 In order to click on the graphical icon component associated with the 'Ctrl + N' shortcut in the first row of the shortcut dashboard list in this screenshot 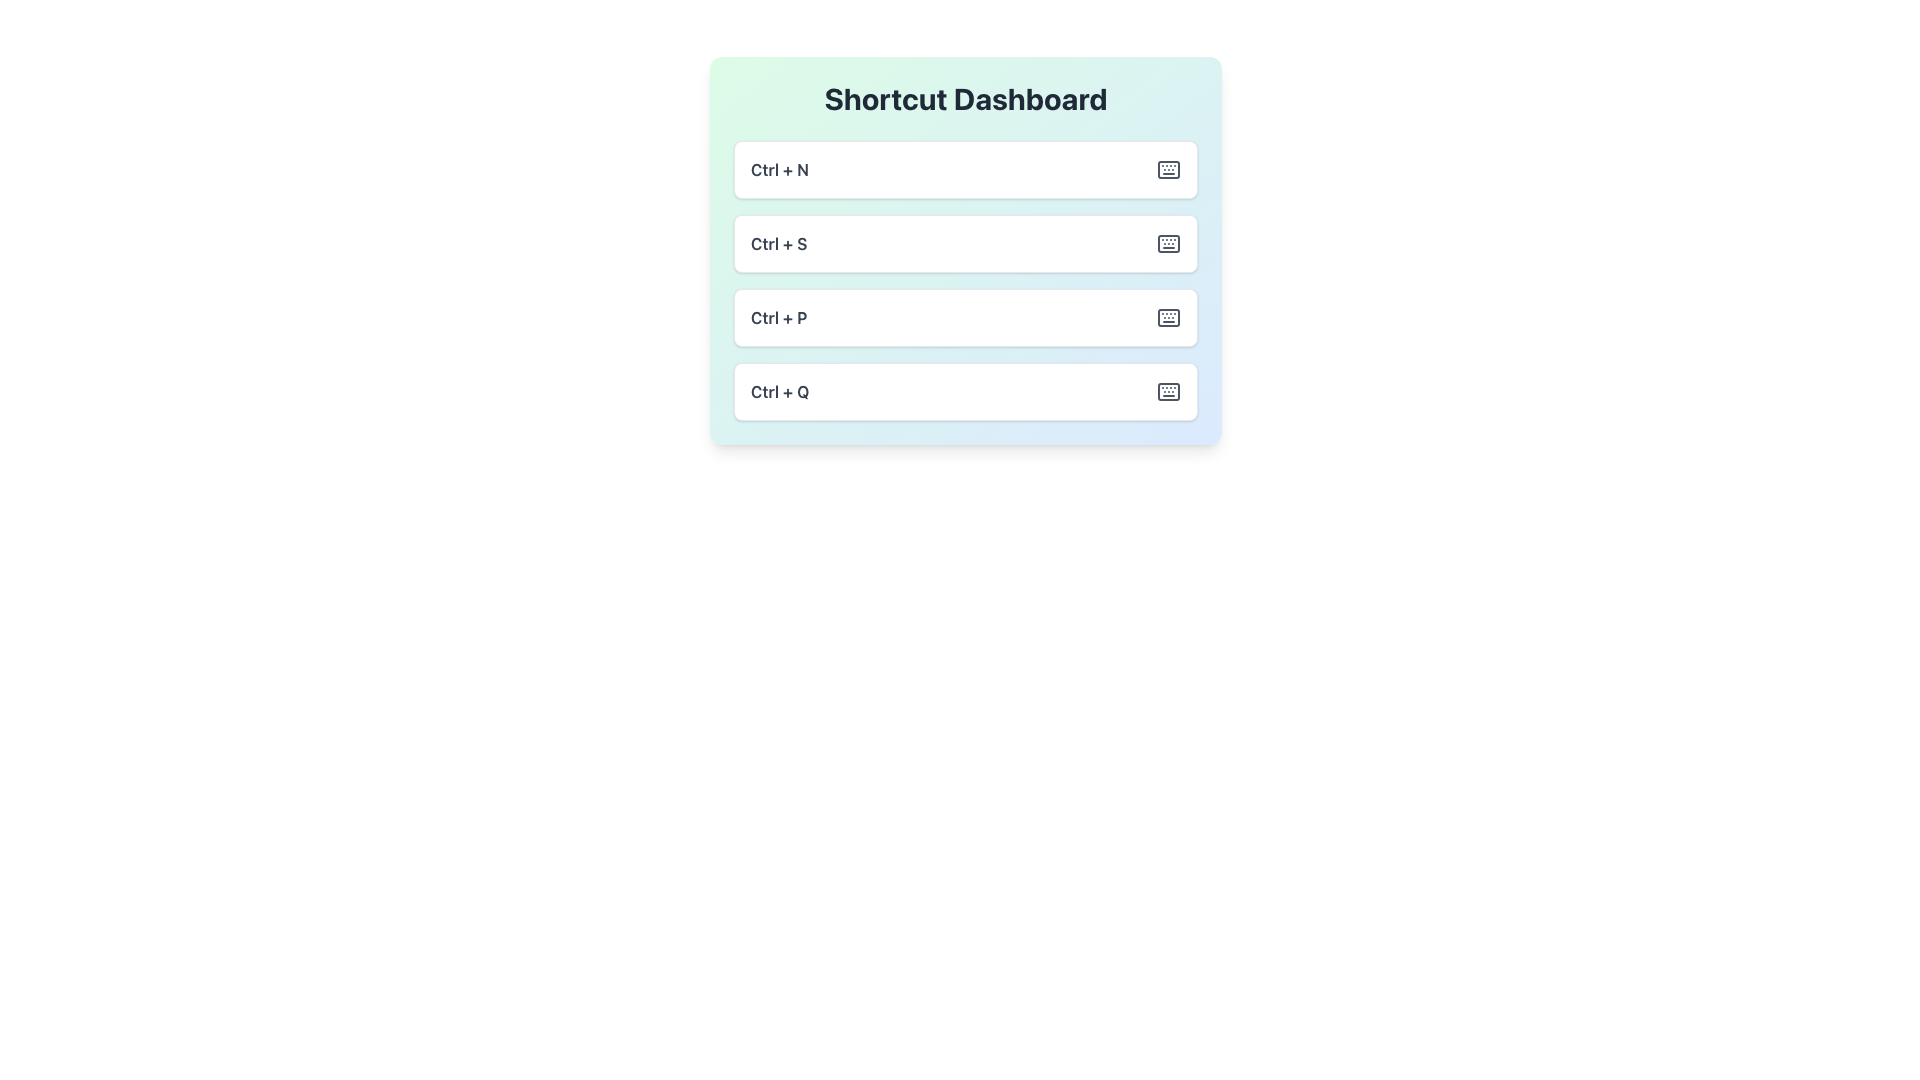, I will do `click(1169, 168)`.